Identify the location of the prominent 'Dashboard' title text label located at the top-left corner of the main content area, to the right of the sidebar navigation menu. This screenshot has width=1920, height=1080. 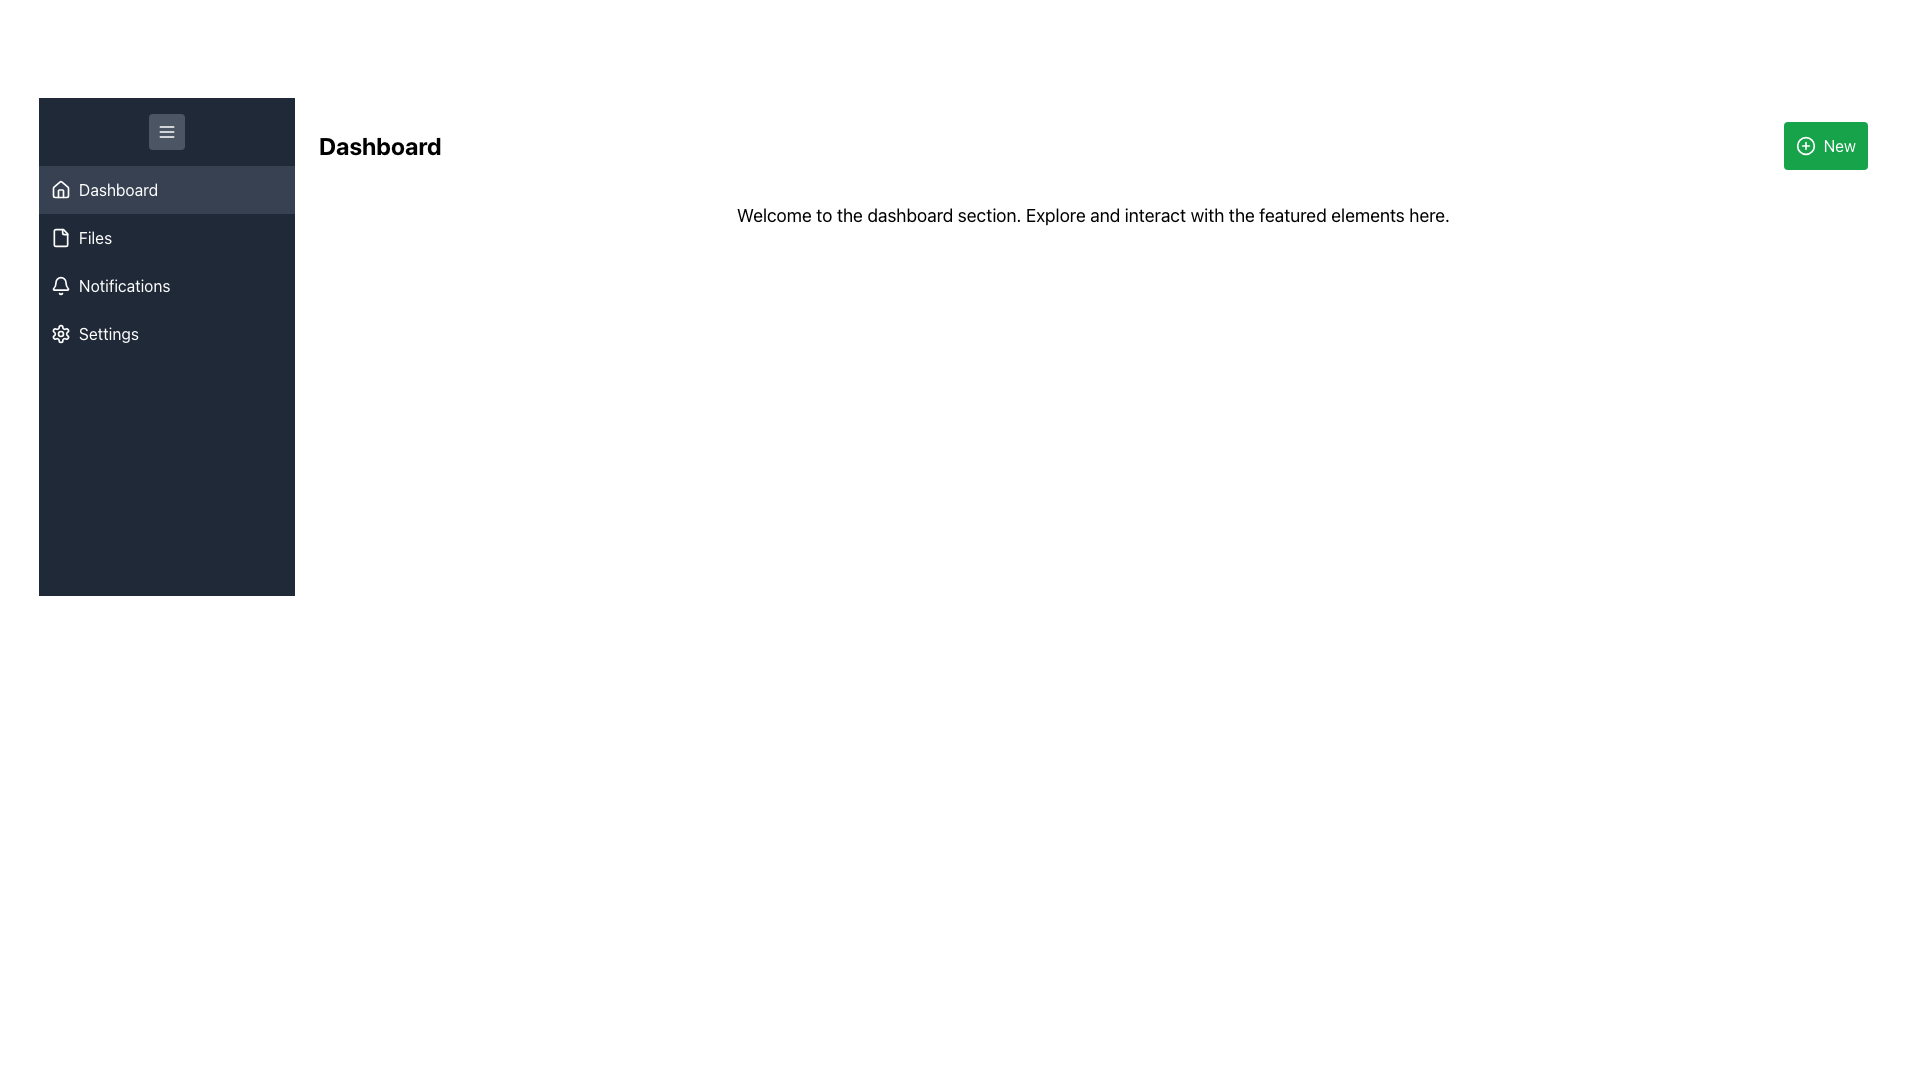
(380, 145).